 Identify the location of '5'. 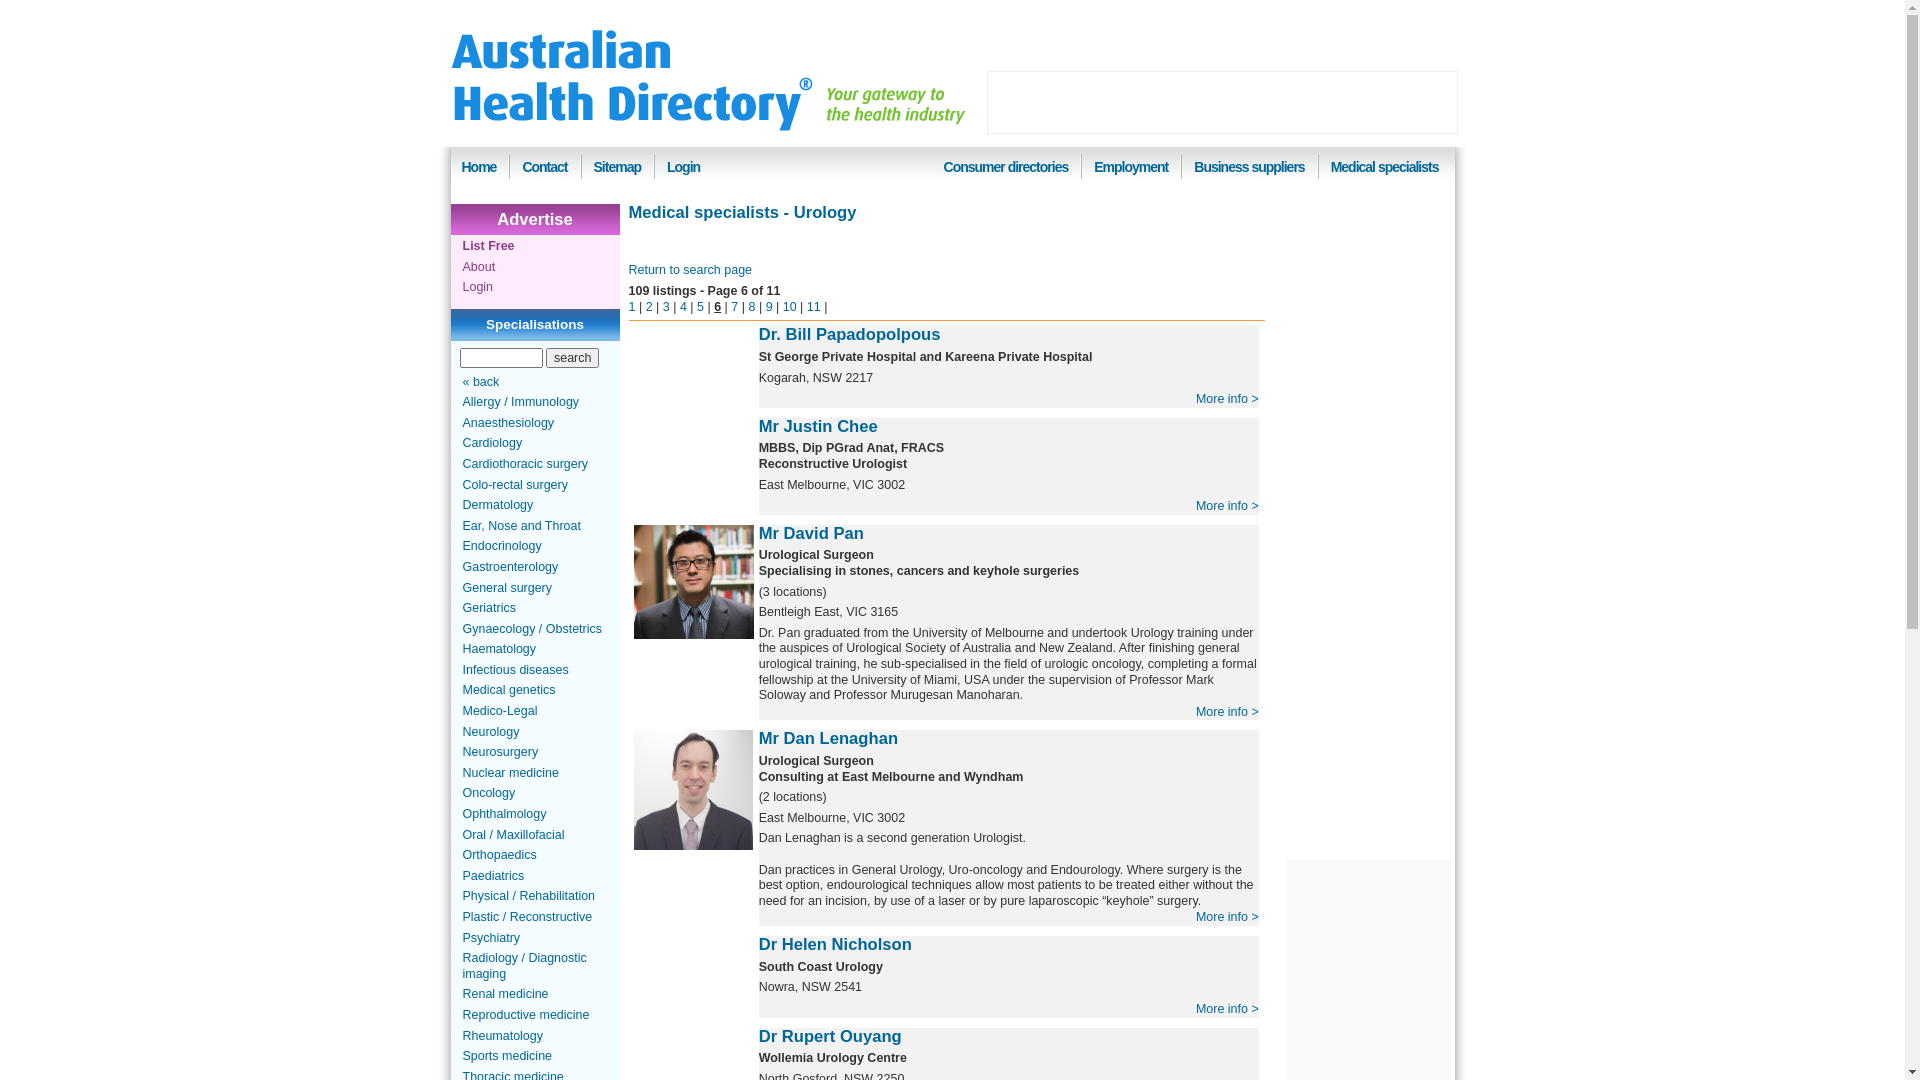
(700, 307).